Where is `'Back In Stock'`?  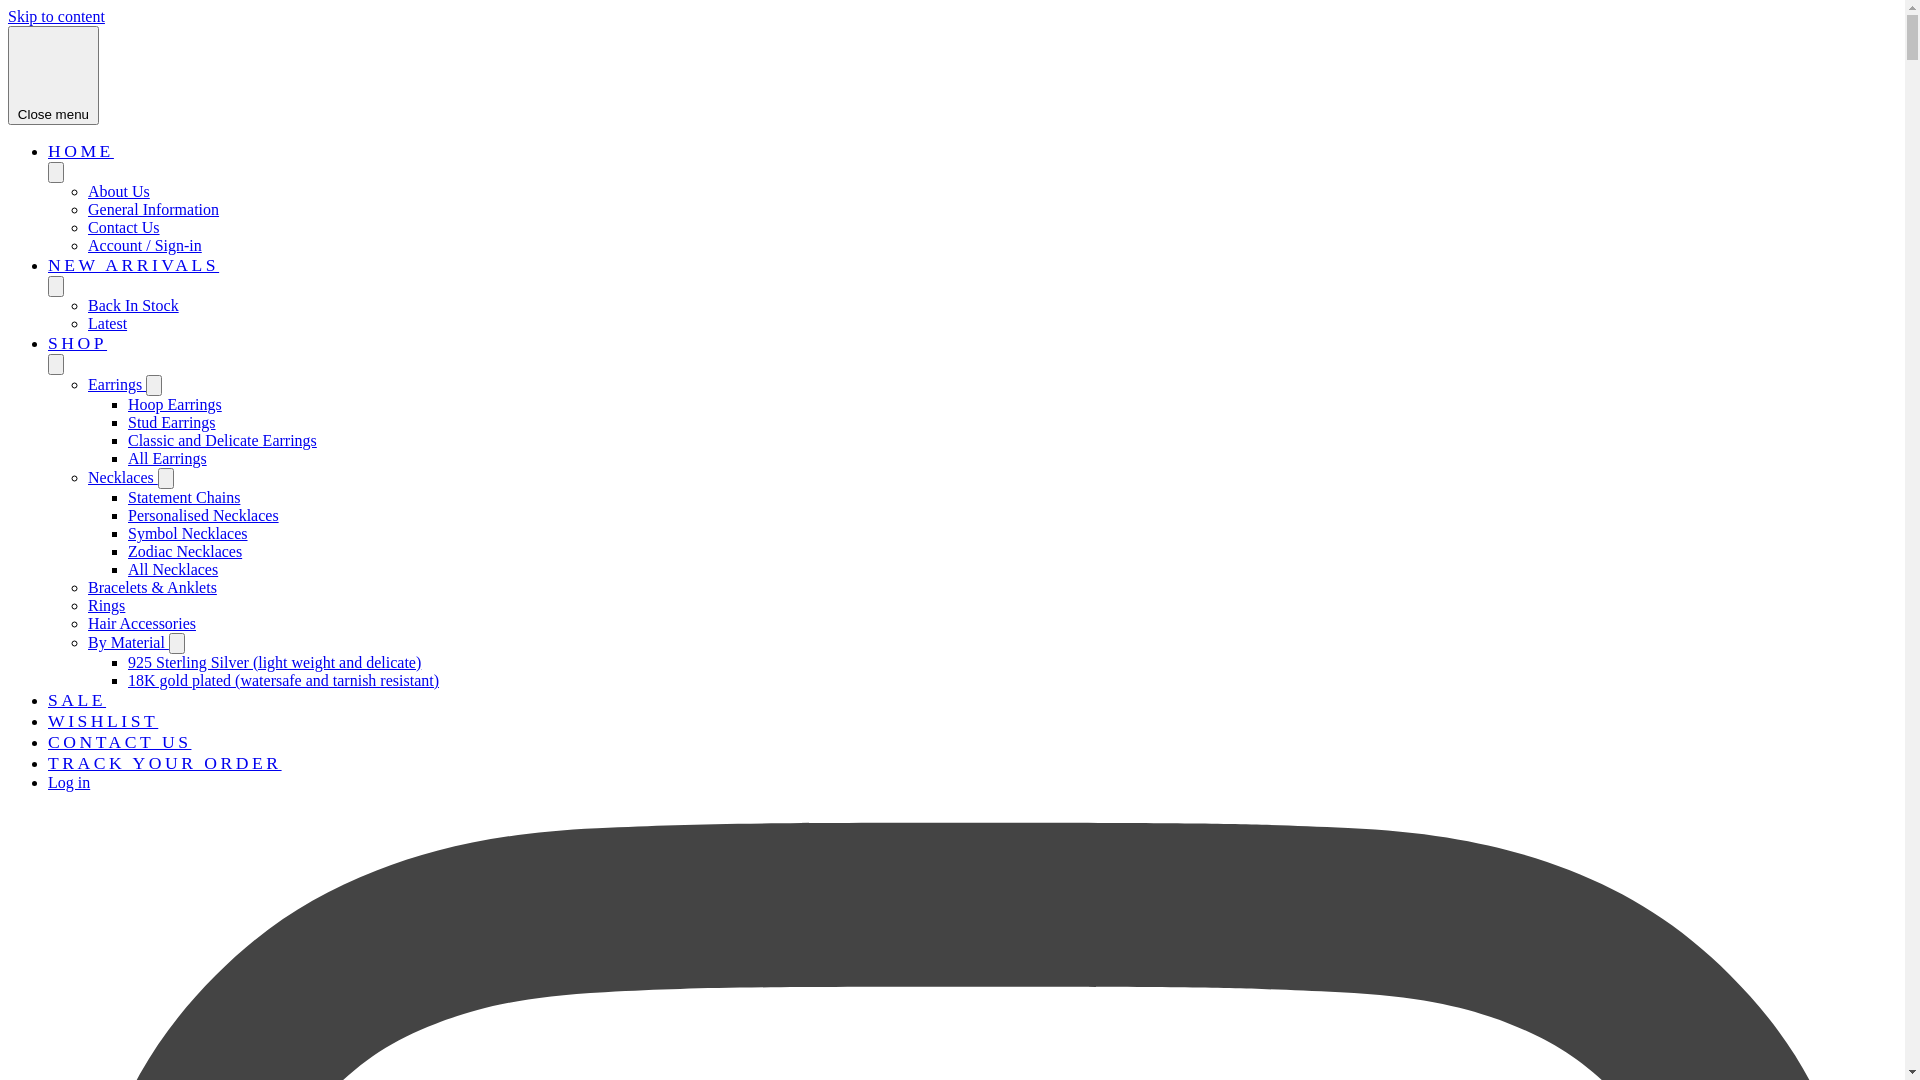
'Back In Stock' is located at coordinates (132, 305).